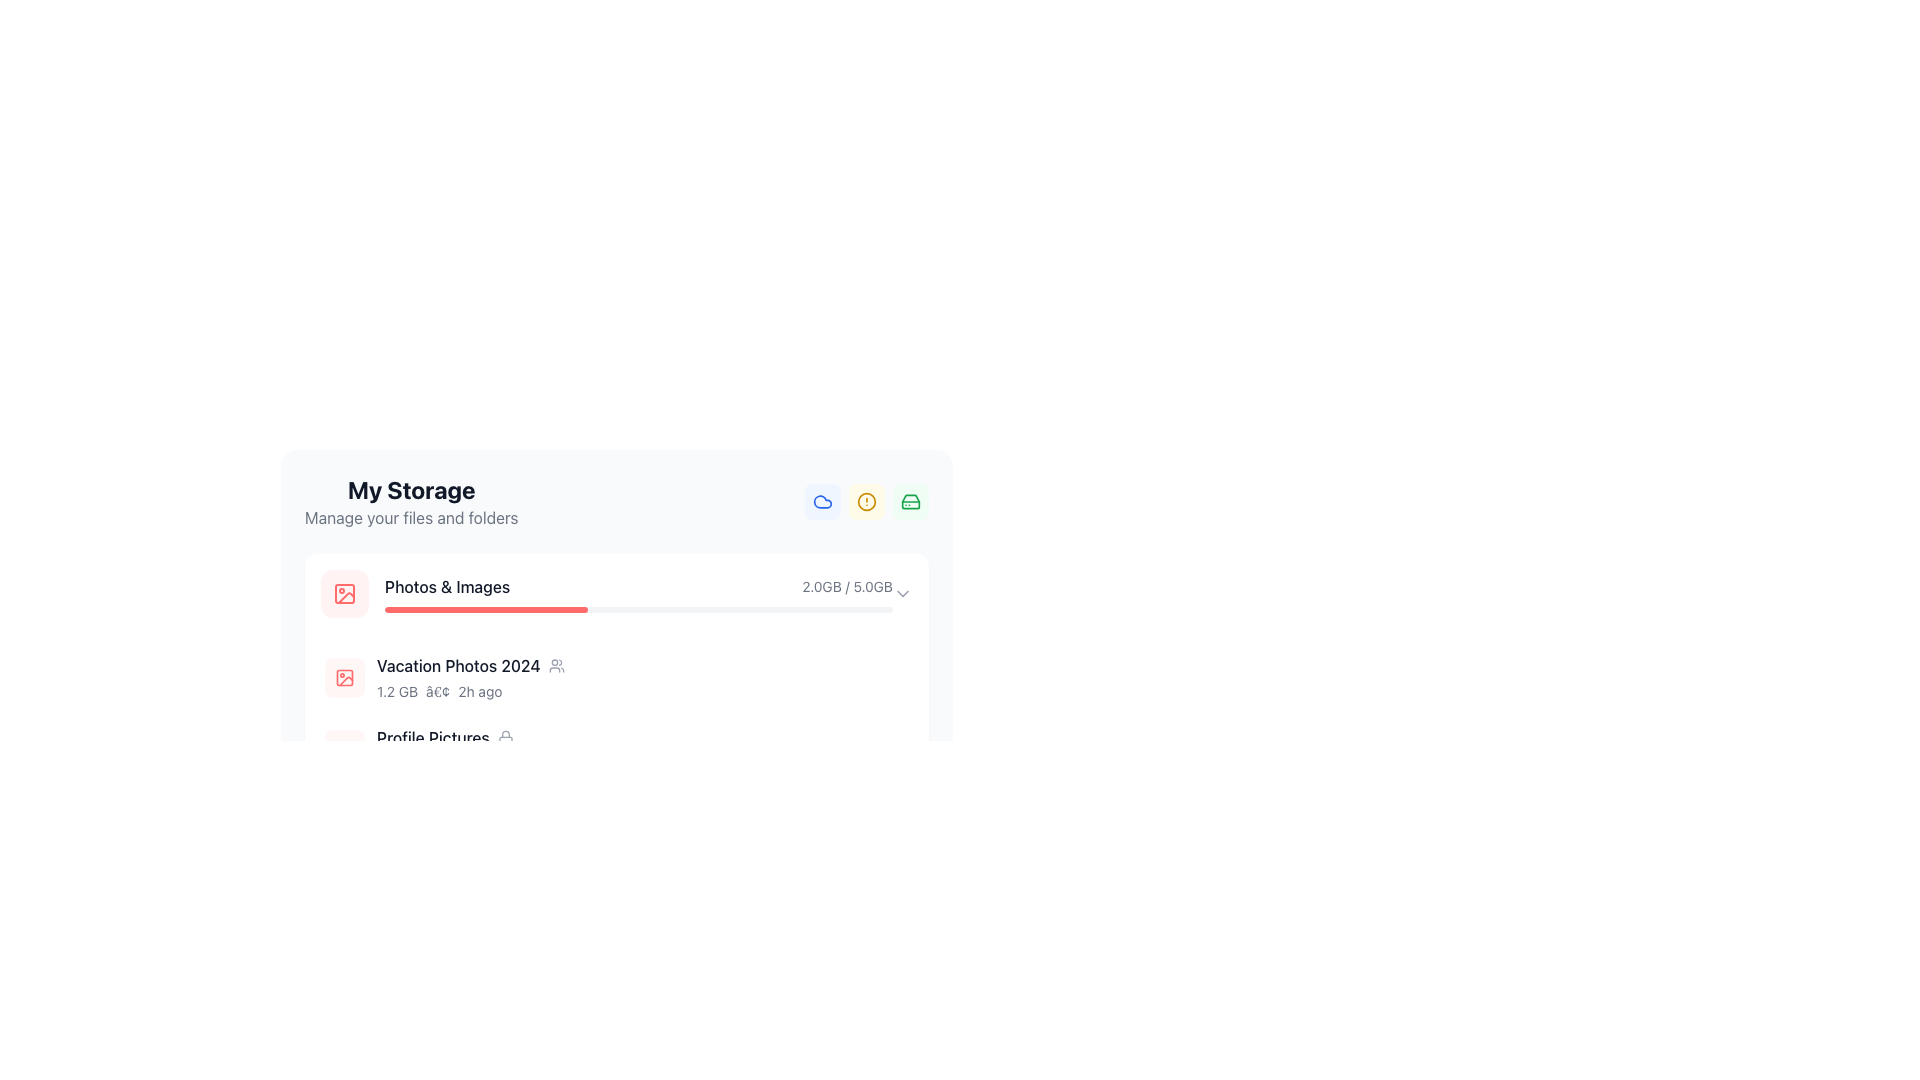  What do you see at coordinates (345, 677) in the screenshot?
I see `the small square icon with rounded corners located in the first column of the second row, which has a light red background and contains a vector graphic of an image placeholder, positioned directly to the left of the text 'Vacation Photos 2024'` at bounding box center [345, 677].